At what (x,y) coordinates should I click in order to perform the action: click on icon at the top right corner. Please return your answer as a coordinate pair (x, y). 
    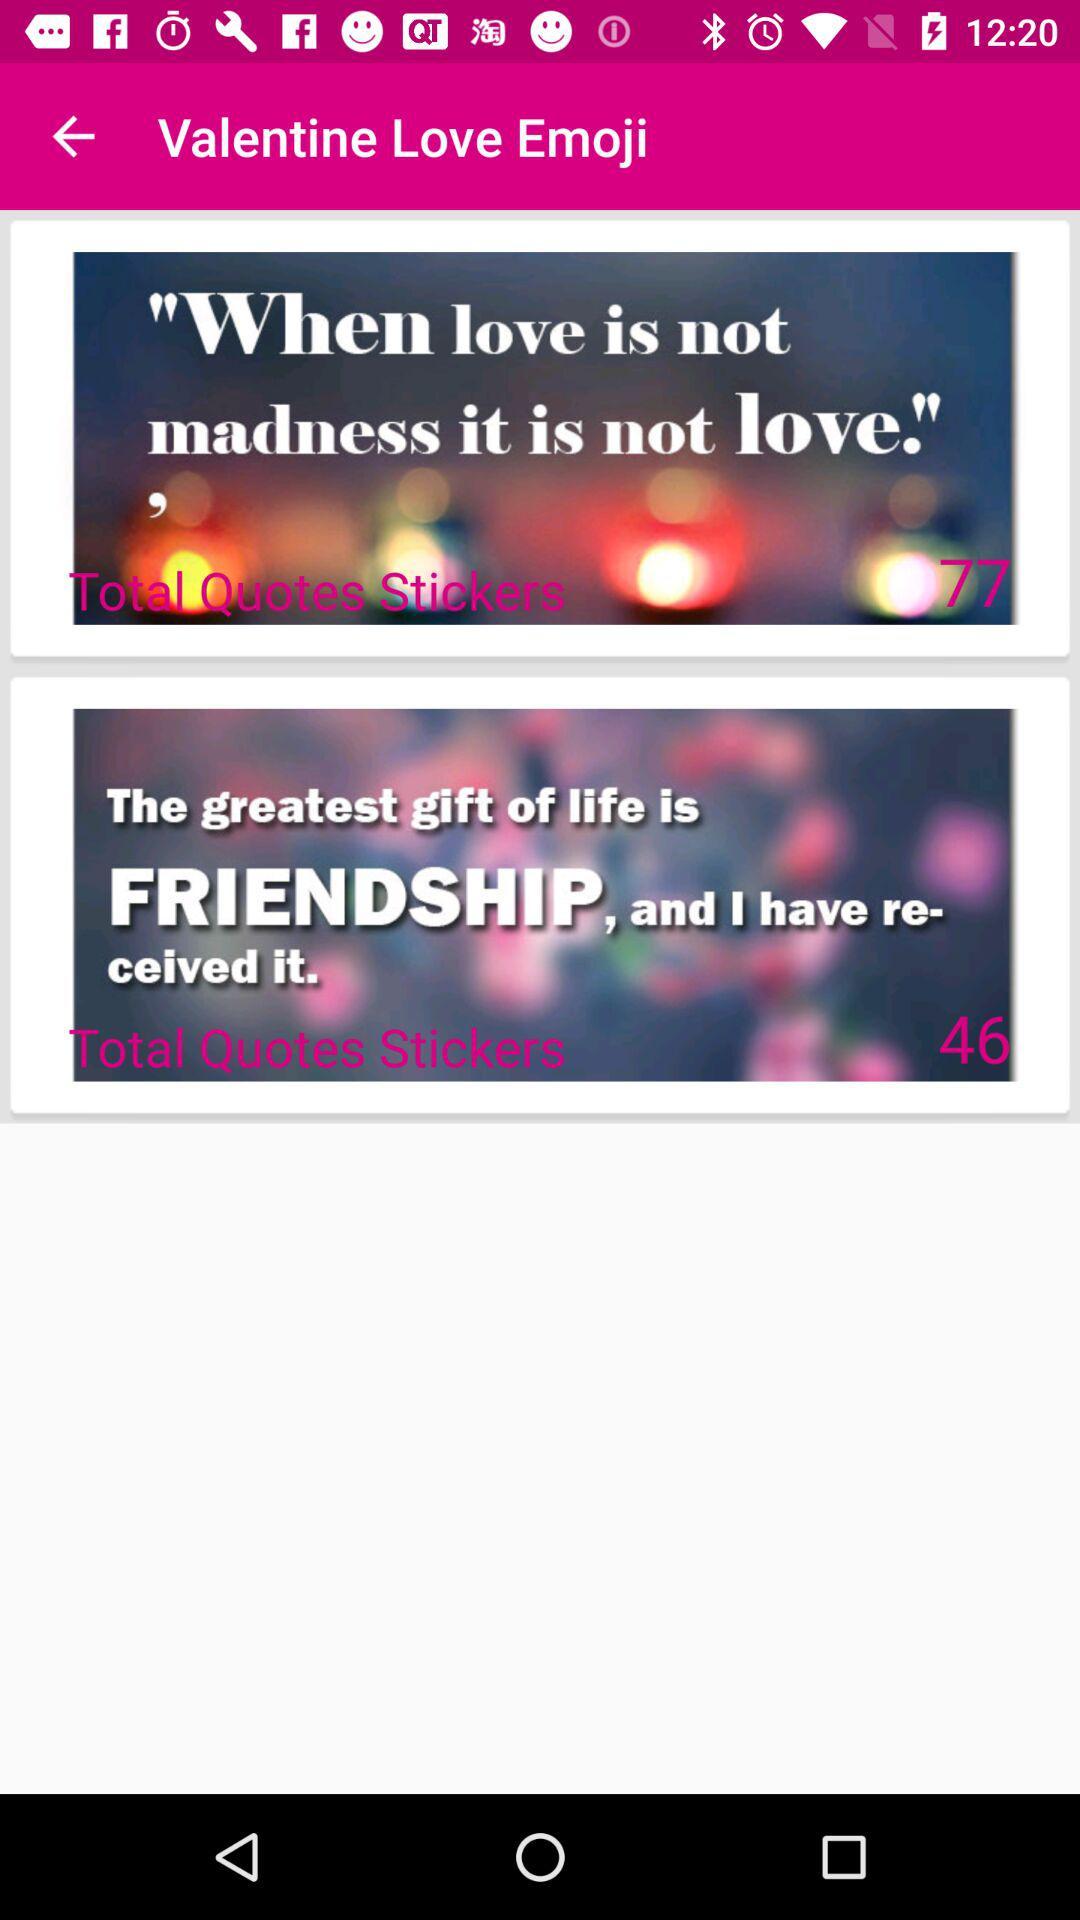
    Looking at the image, I should click on (974, 579).